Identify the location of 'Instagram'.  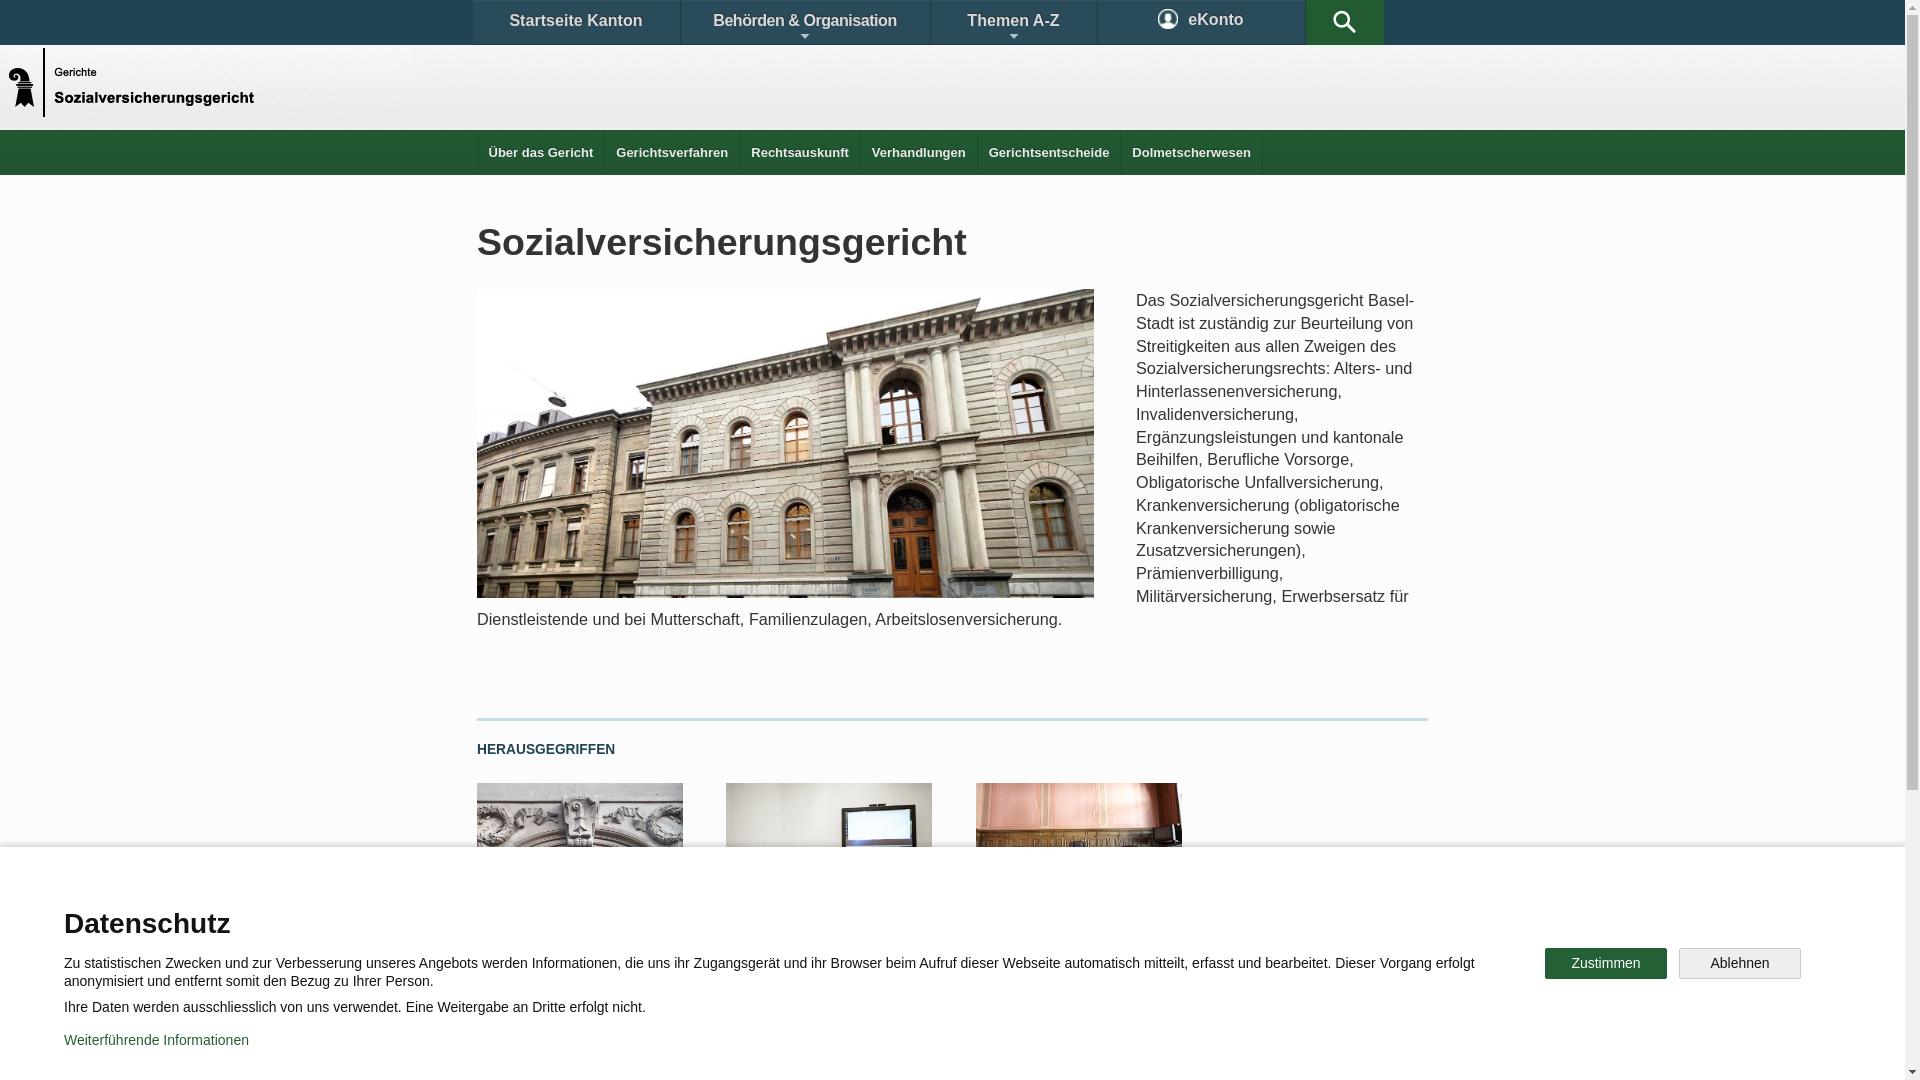
(974, 982).